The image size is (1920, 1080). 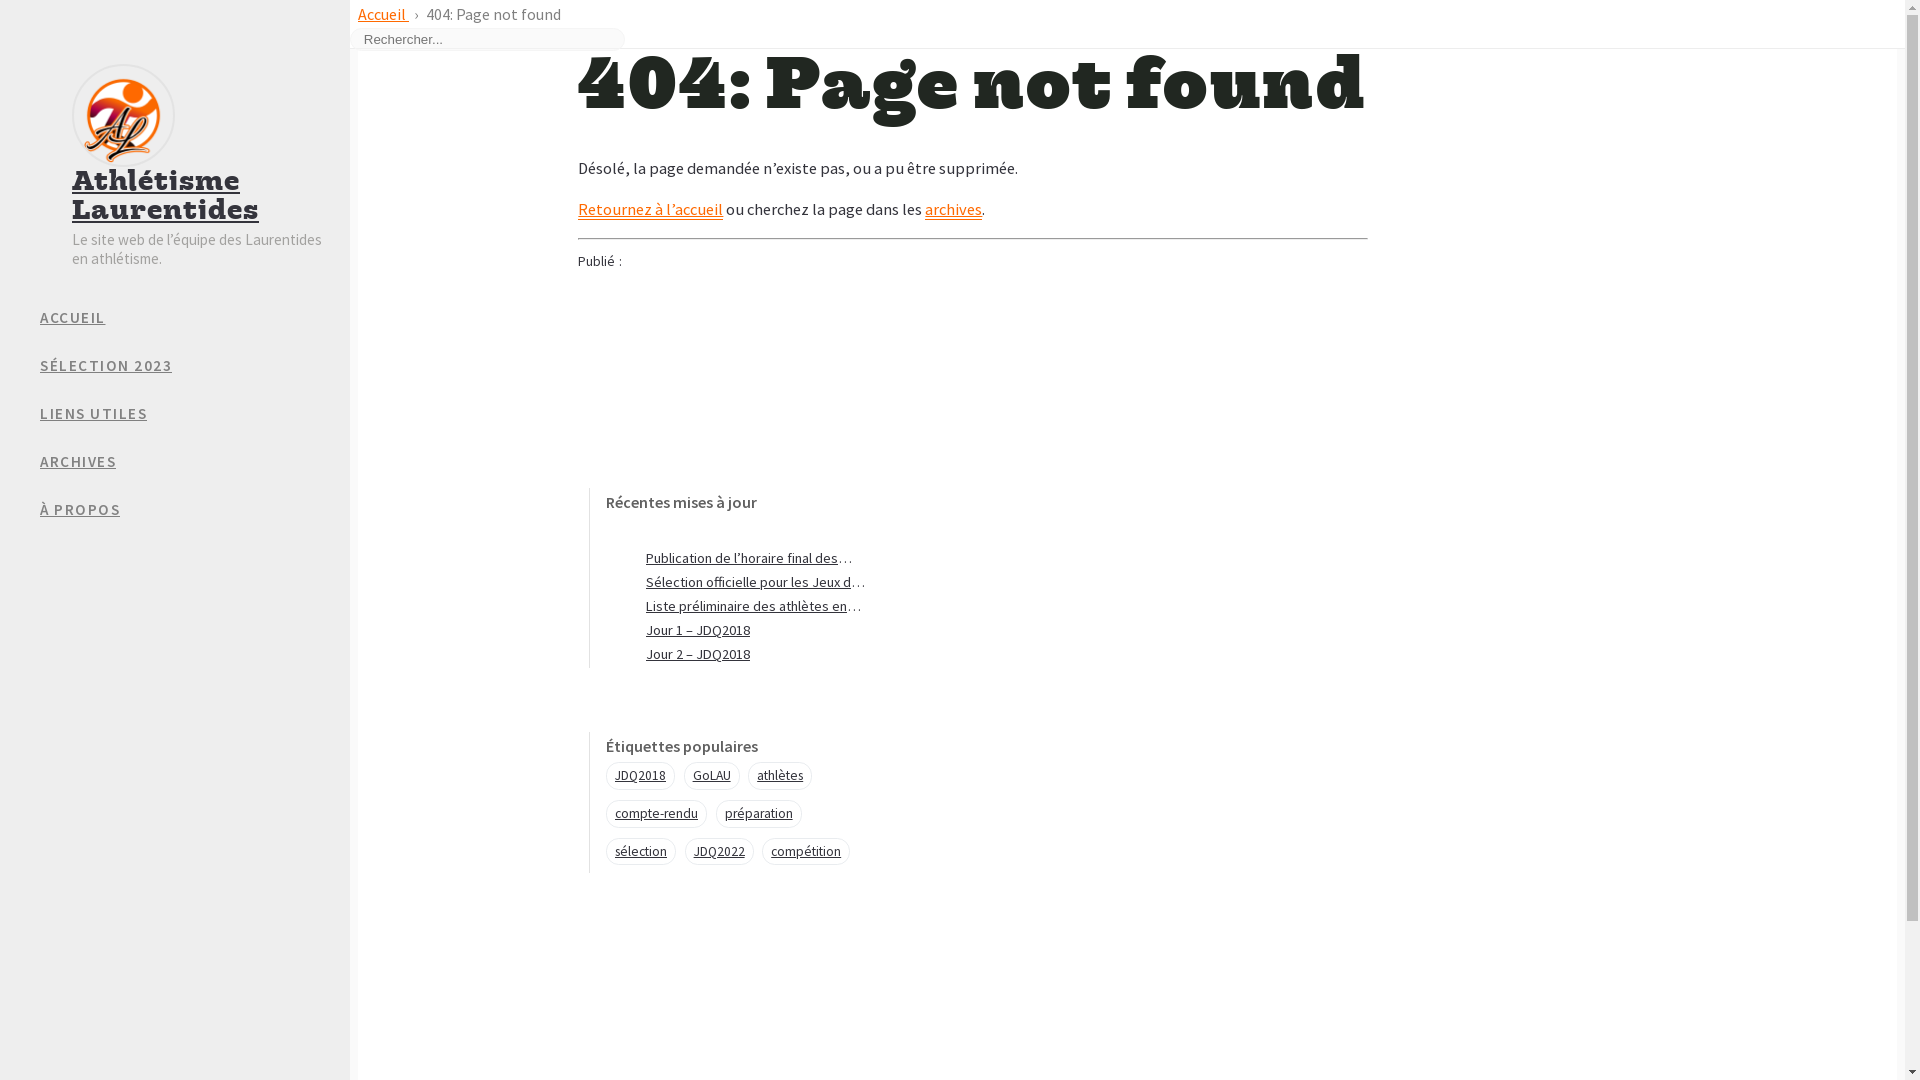 I want to click on 'JDQ2022', so click(x=719, y=852).